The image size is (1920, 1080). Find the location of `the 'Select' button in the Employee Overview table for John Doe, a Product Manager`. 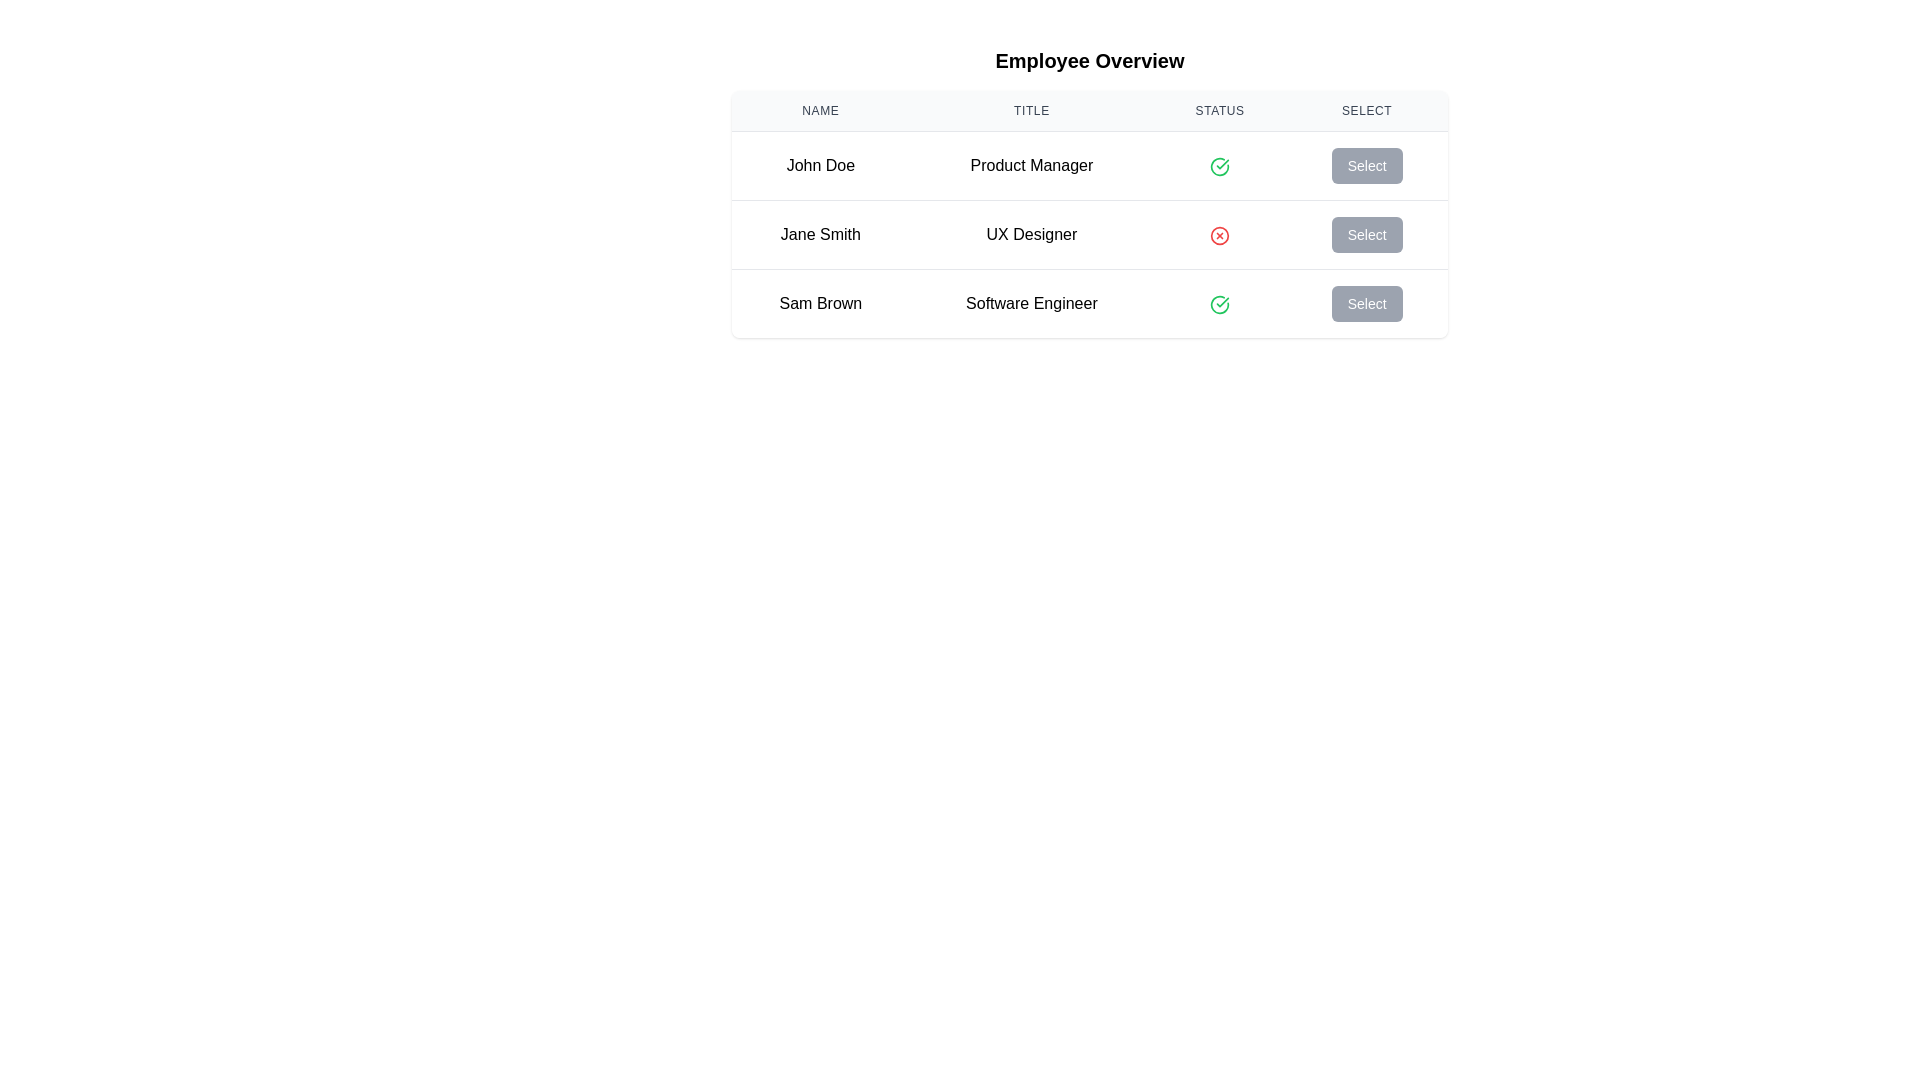

the 'Select' button in the Employee Overview table for John Doe, a Product Manager is located at coordinates (1366, 164).